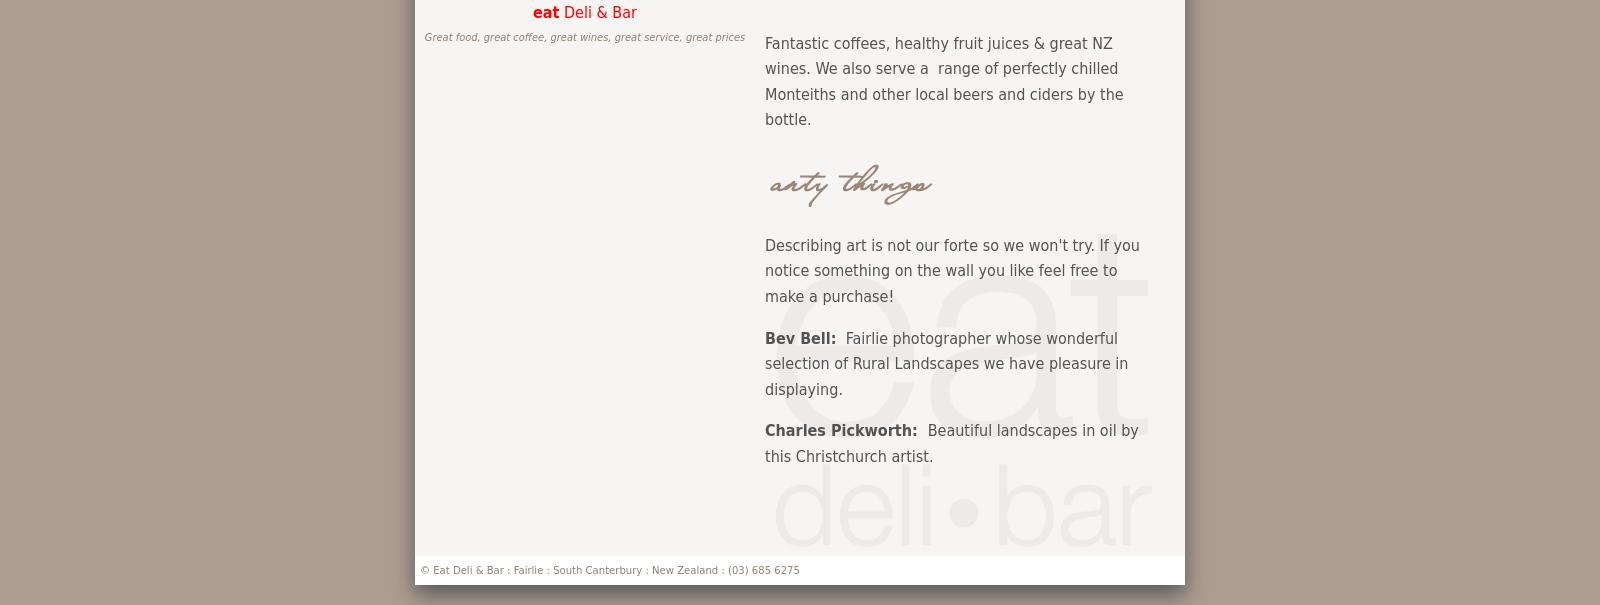  What do you see at coordinates (609, 569) in the screenshot?
I see `'© Eat Deli & Bar : Fairlie : South Canterbury : New Zealand : (03) 685 6275'` at bounding box center [609, 569].